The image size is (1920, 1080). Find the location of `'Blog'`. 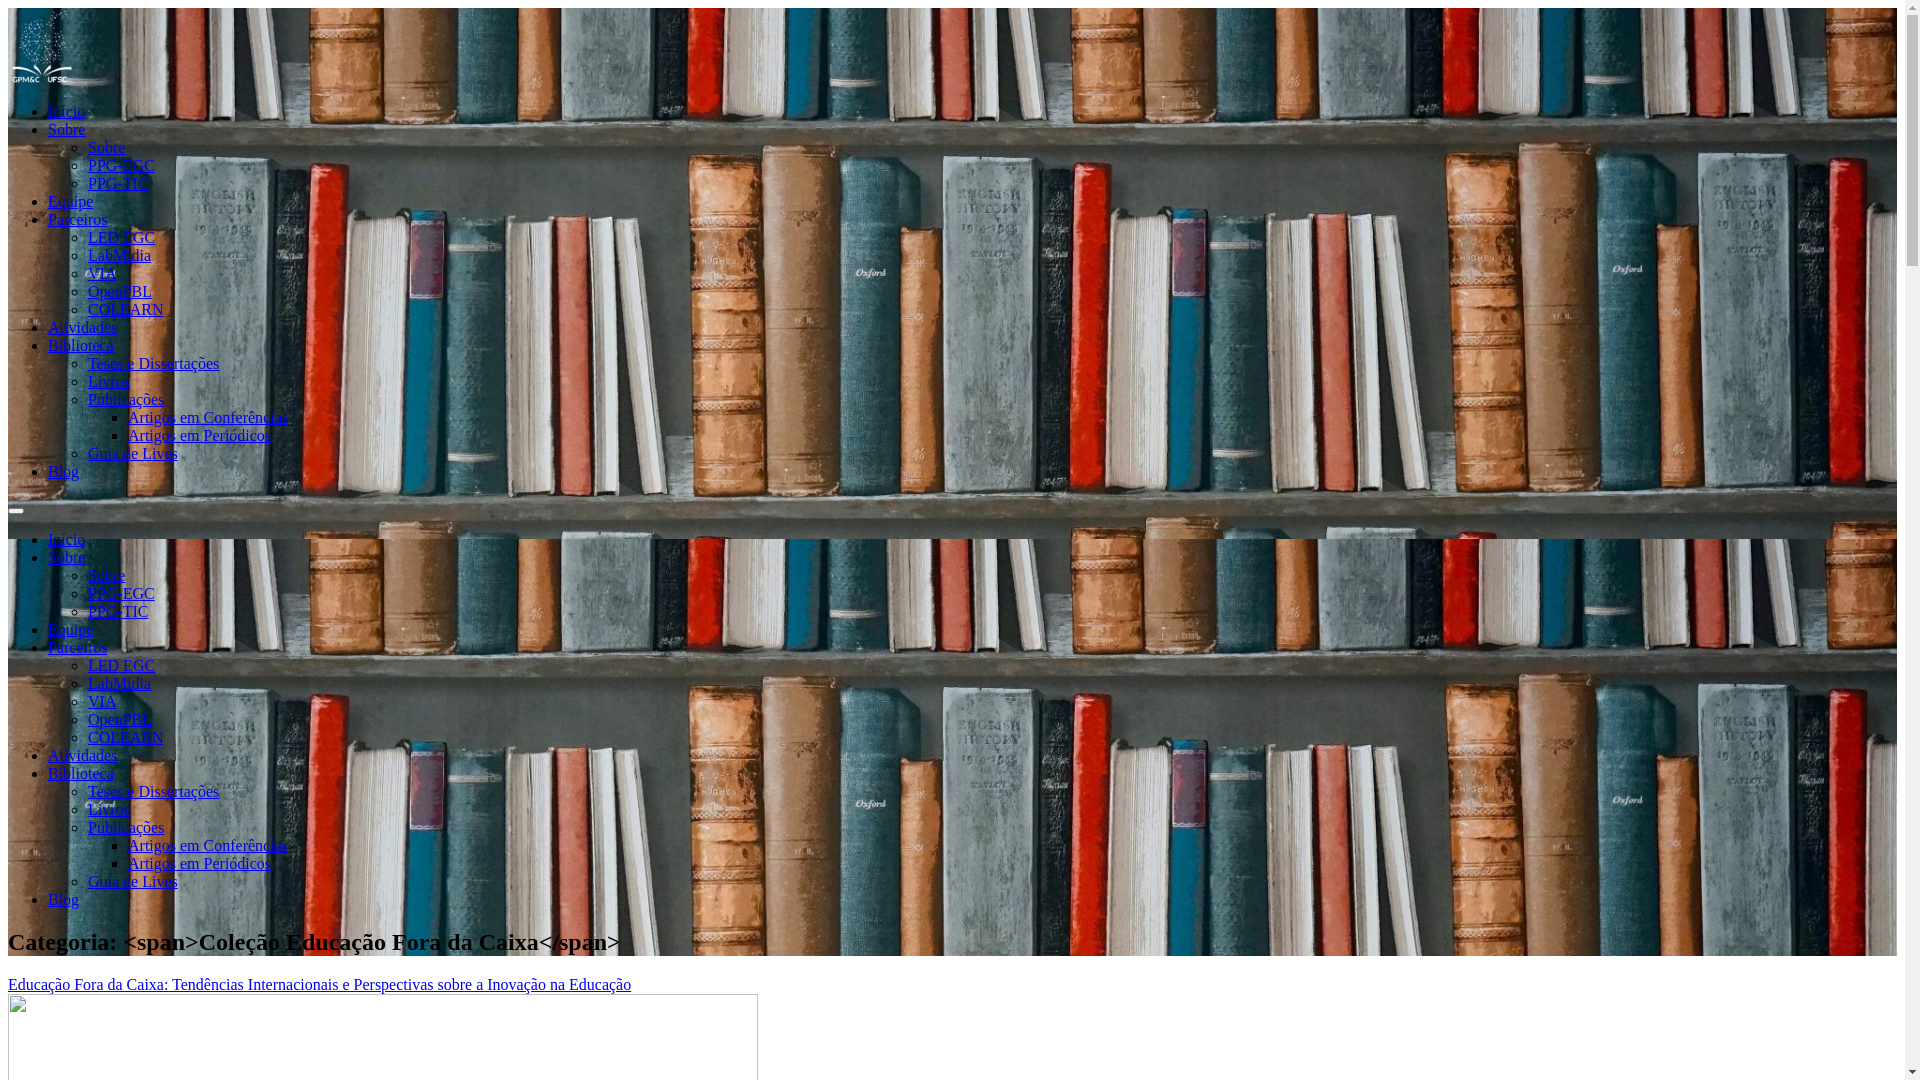

'Blog' is located at coordinates (63, 898).